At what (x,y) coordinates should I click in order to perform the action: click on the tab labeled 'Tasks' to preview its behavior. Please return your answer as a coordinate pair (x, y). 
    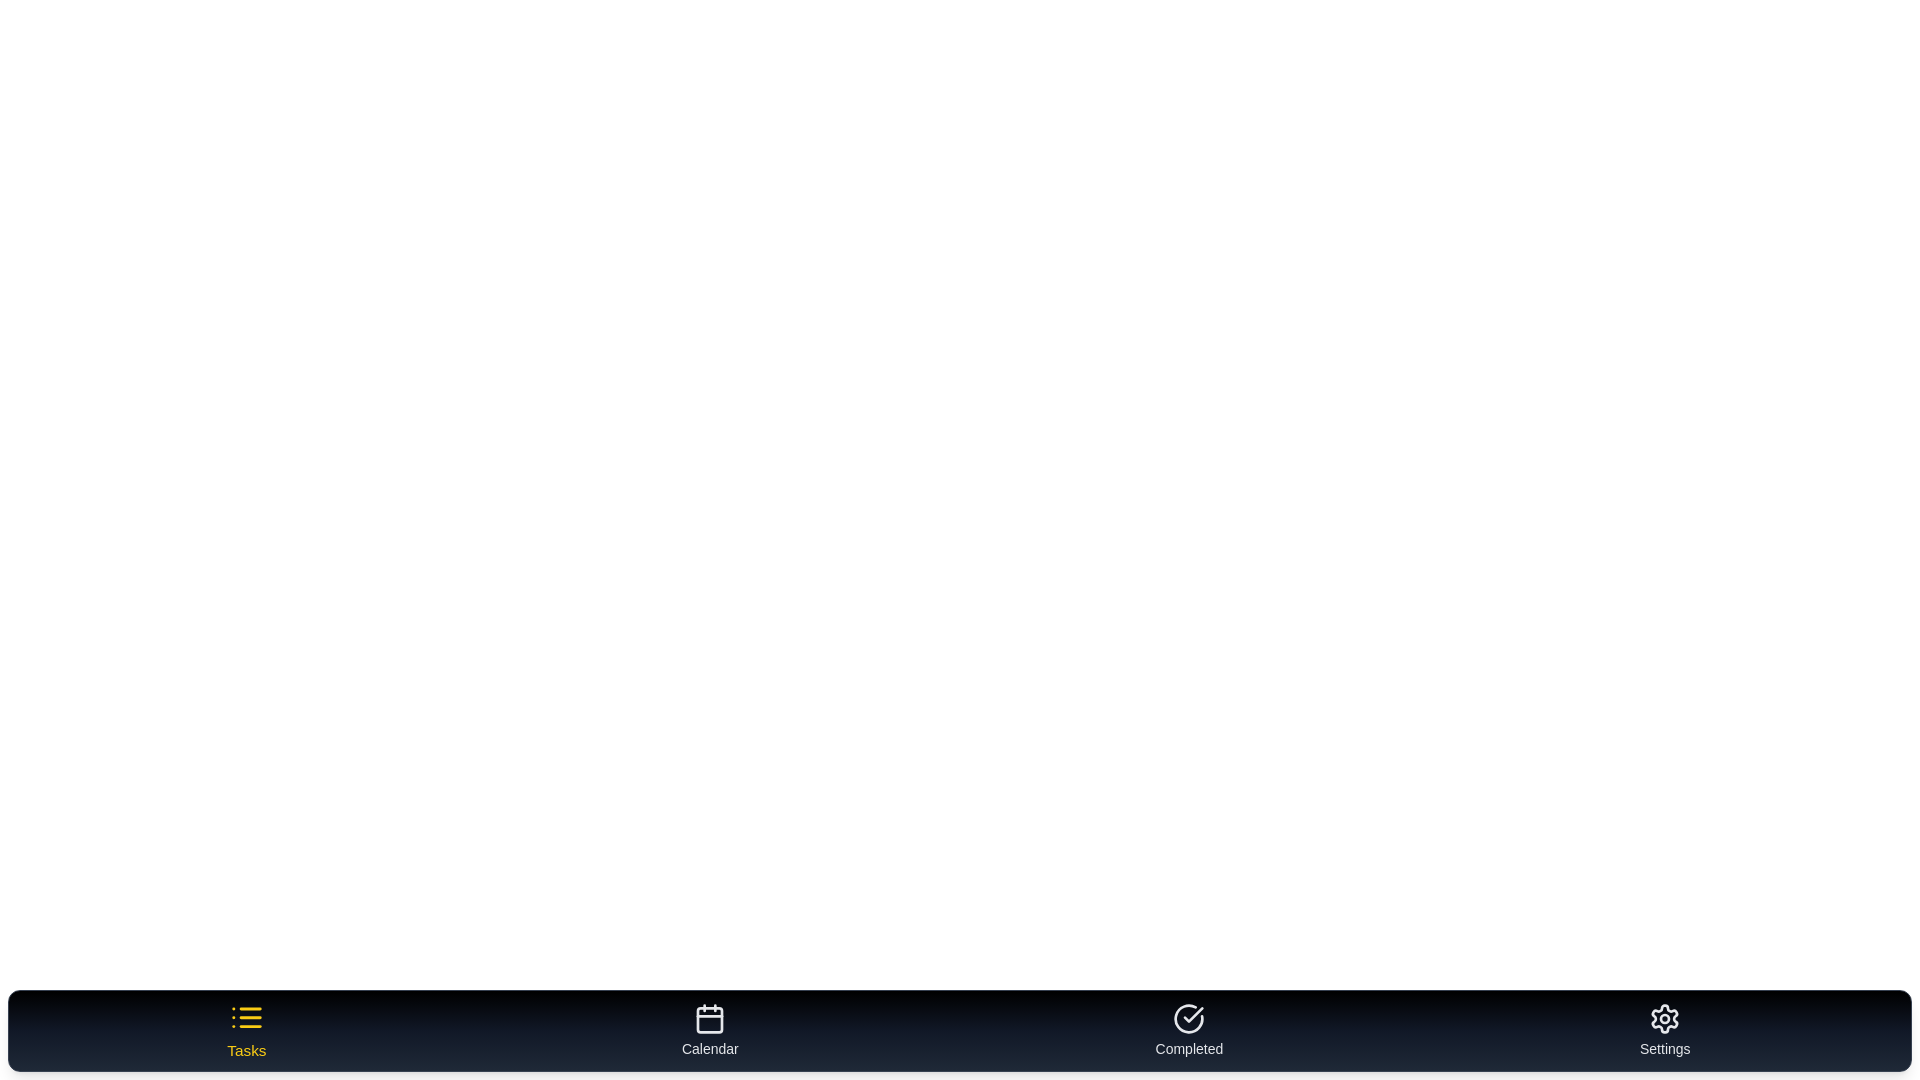
    Looking at the image, I should click on (245, 1030).